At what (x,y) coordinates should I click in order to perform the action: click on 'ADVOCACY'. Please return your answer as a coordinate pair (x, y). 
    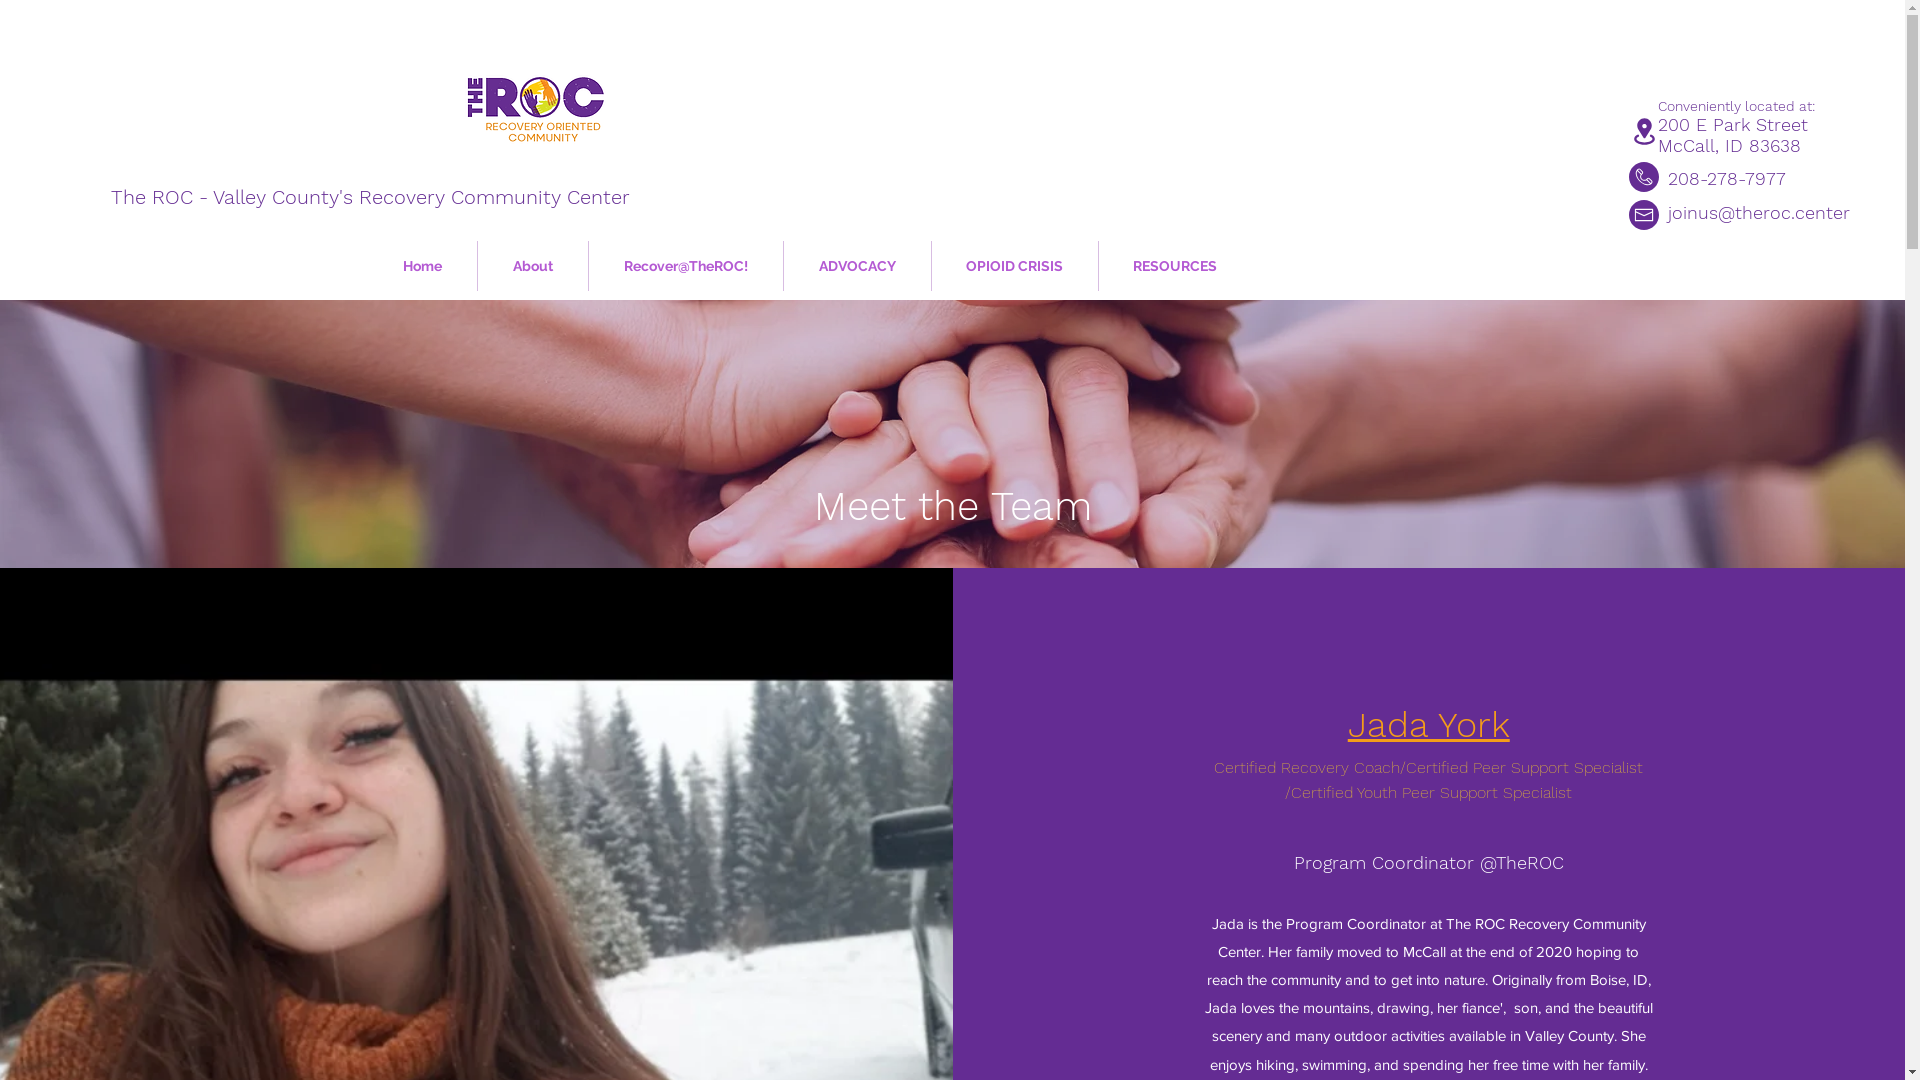
    Looking at the image, I should click on (782, 265).